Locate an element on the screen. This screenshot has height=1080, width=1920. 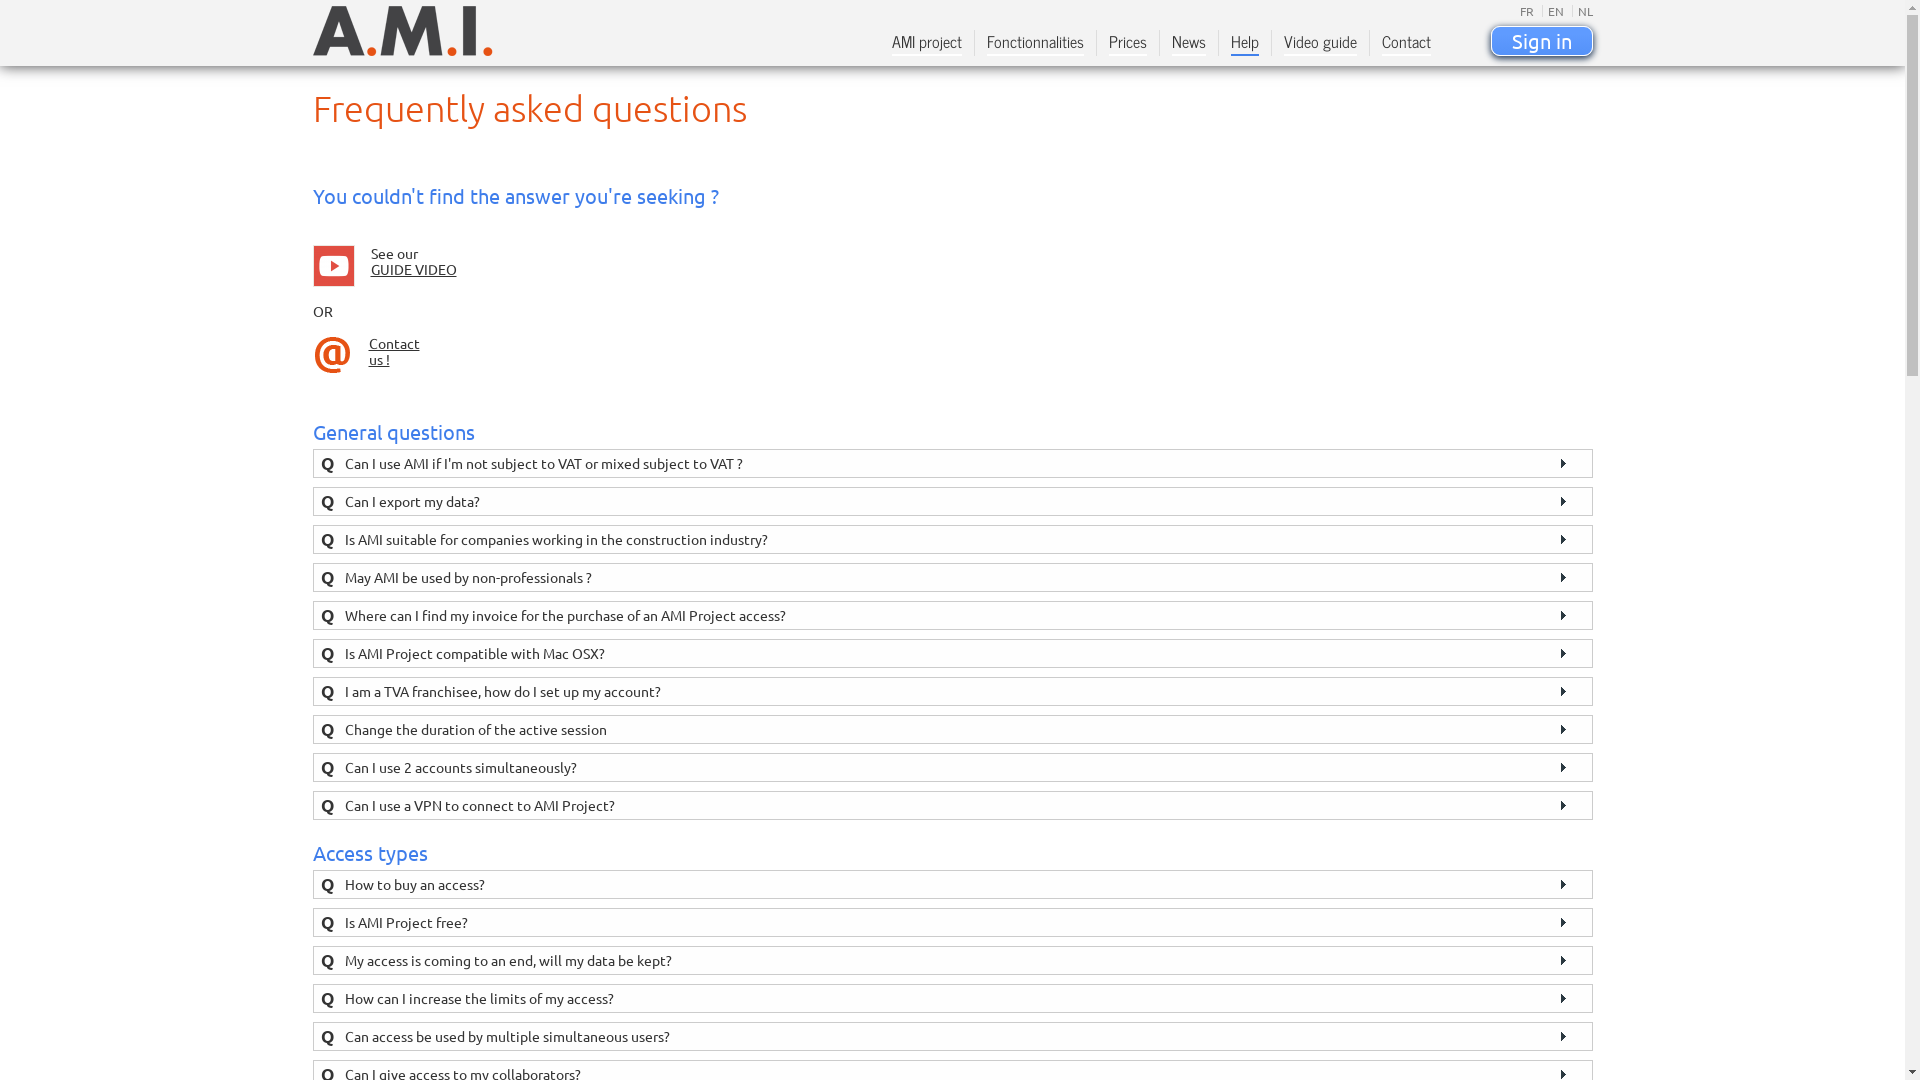
'Q Is AMI Project free?' is located at coordinates (950, 922).